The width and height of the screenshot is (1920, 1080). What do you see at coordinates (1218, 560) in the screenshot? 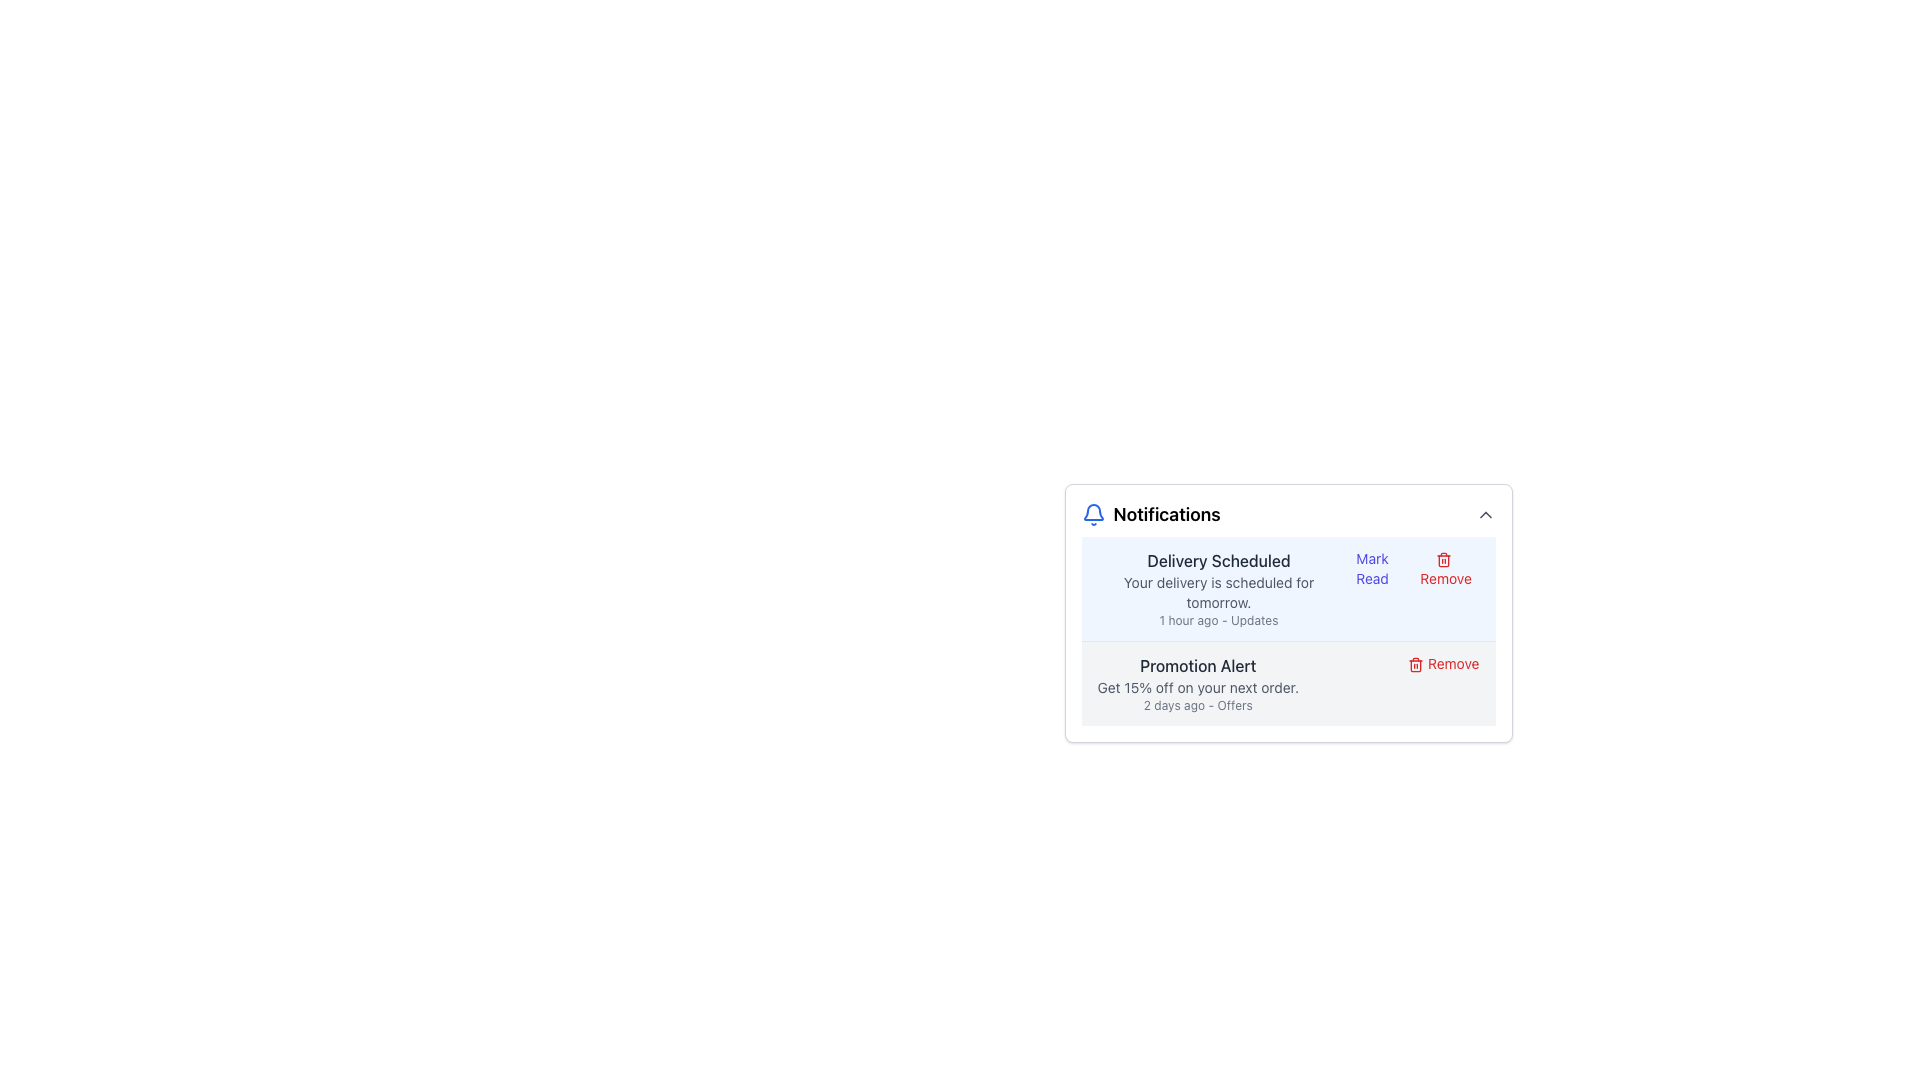
I see `text from the 'Delivery Scheduled' text label, which is styled in medium-weight dark gray font and positioned at the top of the notification card` at bounding box center [1218, 560].